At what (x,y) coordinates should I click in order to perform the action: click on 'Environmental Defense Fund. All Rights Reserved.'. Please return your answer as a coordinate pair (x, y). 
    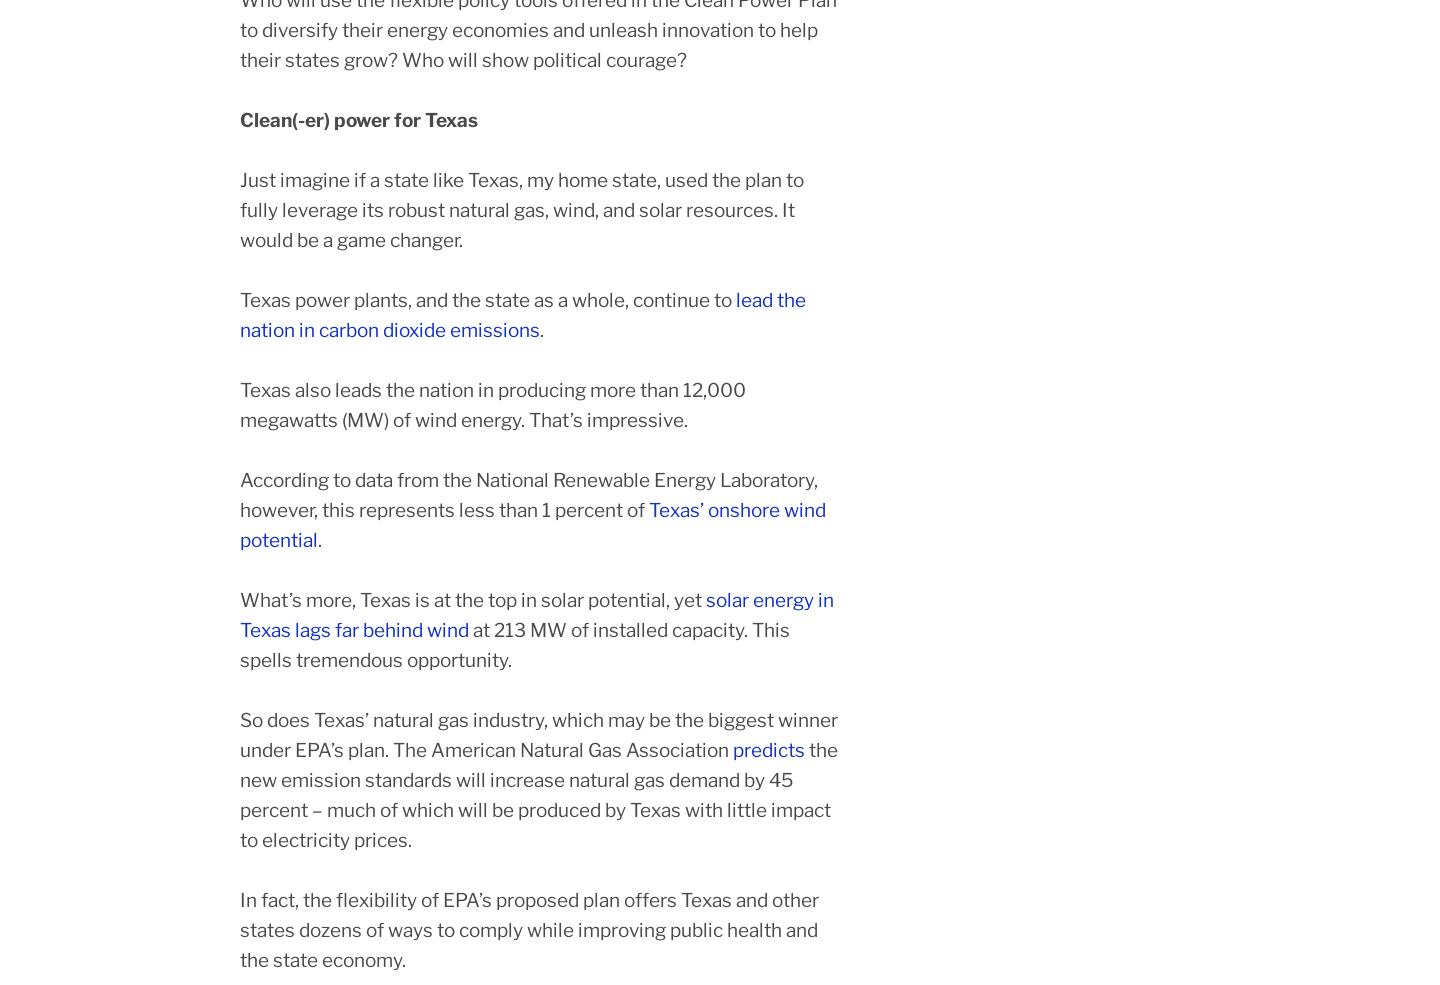
    Looking at the image, I should click on (800, 902).